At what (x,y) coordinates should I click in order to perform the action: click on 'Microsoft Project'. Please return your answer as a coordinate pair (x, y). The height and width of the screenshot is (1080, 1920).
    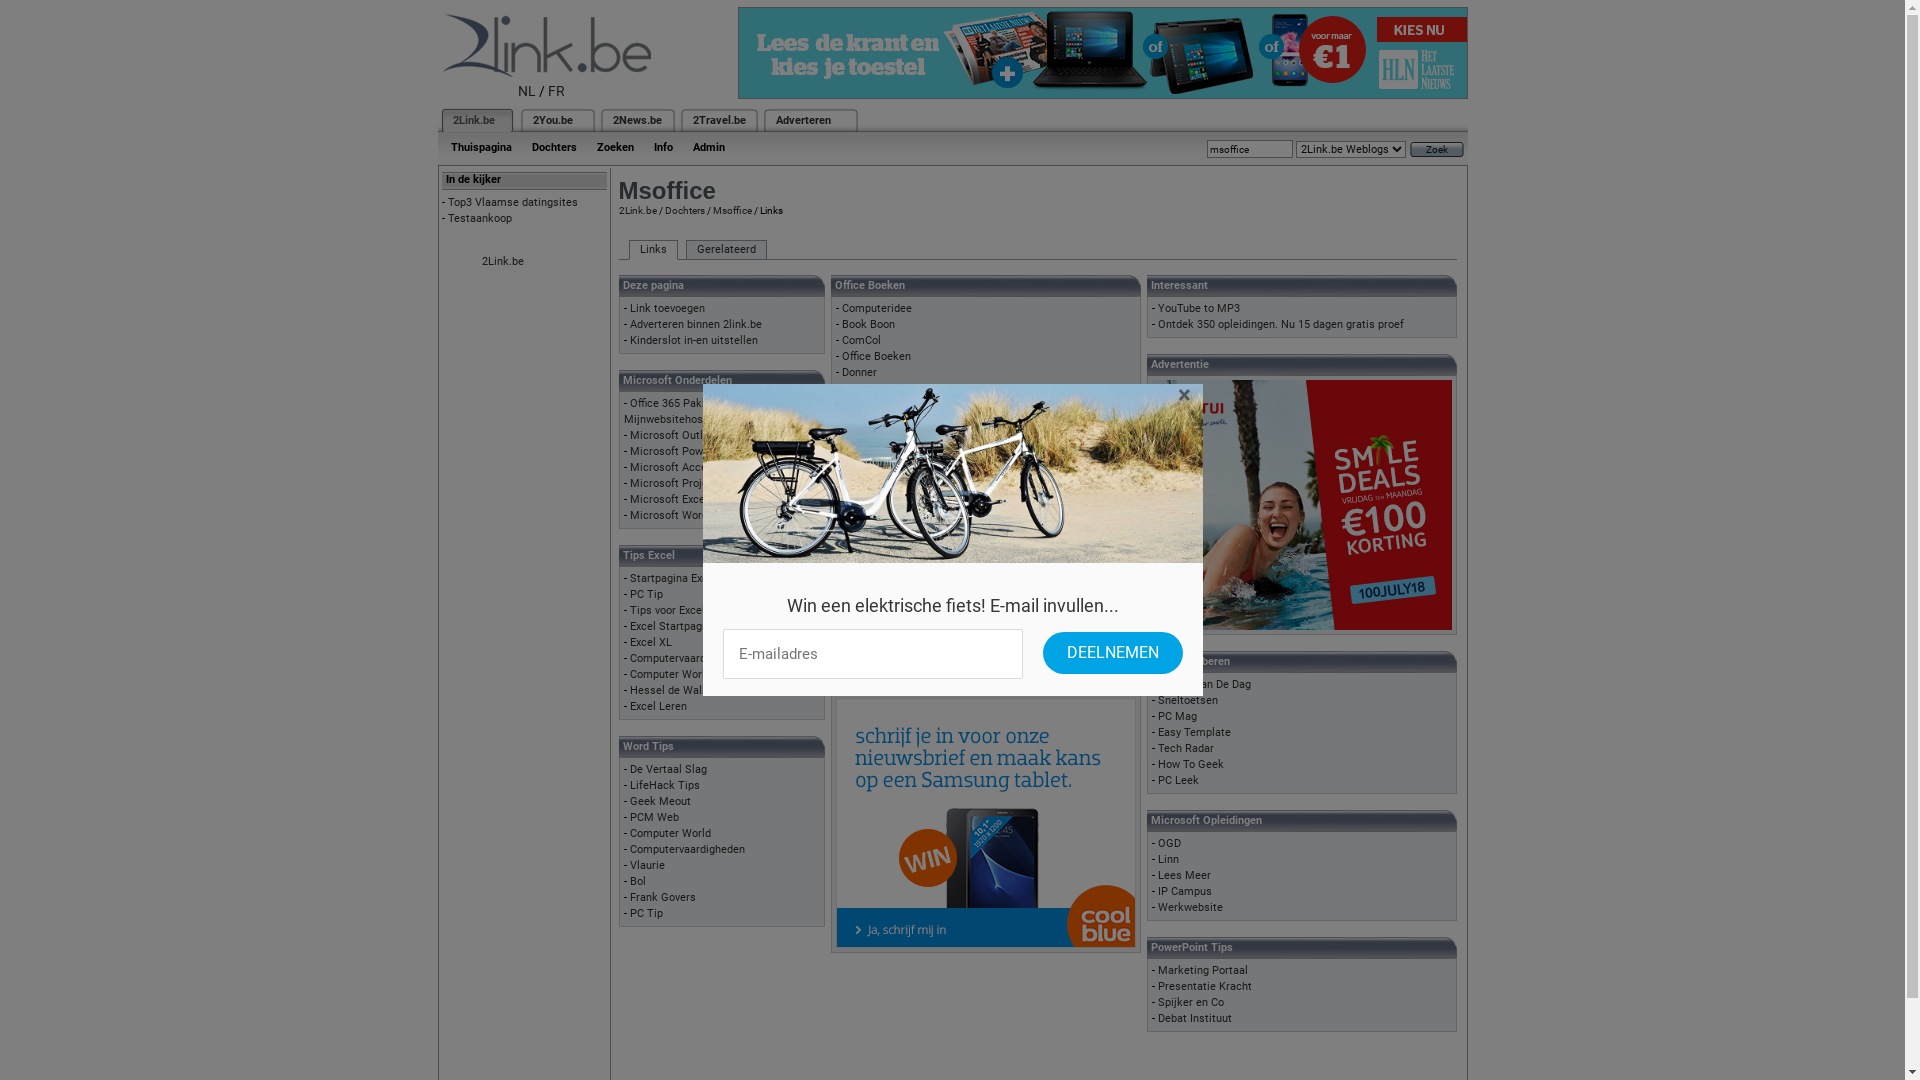
    Looking at the image, I should click on (673, 483).